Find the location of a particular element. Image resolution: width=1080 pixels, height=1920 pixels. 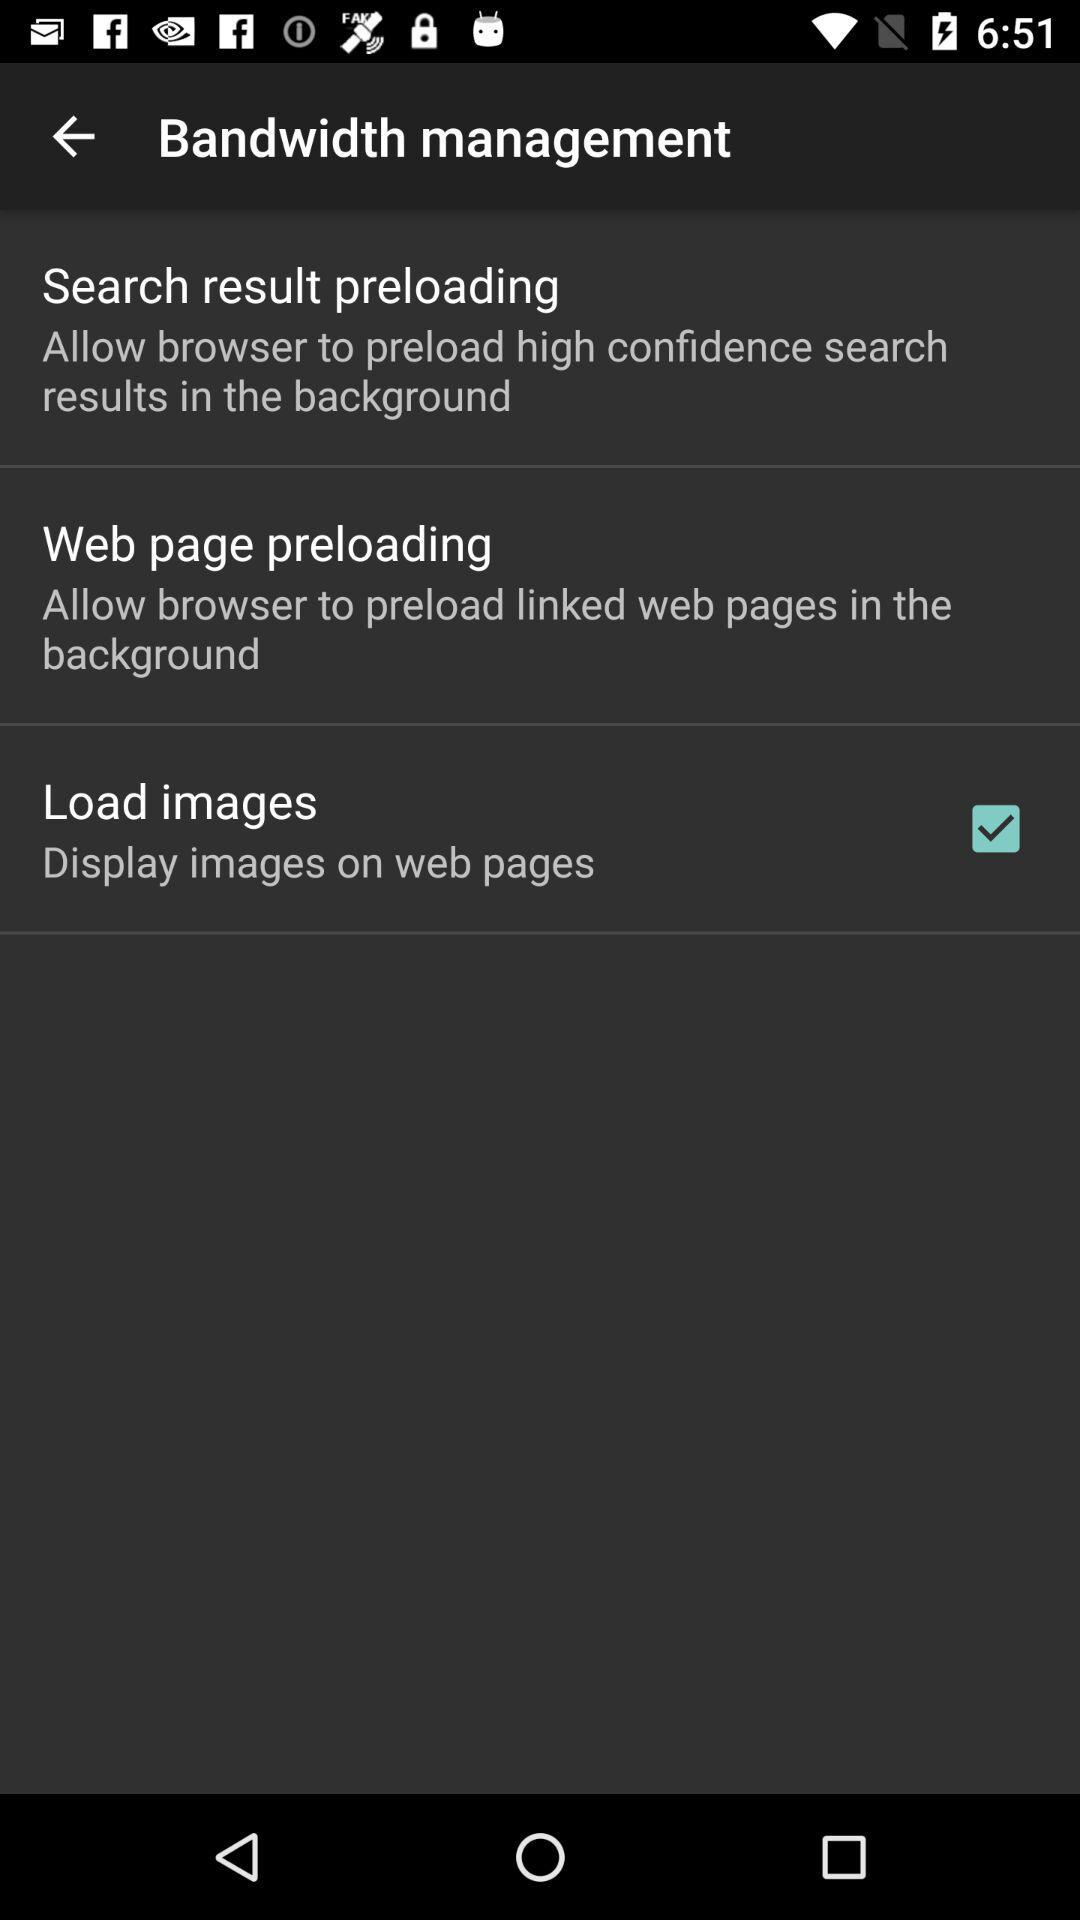

the checkbox on the right is located at coordinates (995, 828).